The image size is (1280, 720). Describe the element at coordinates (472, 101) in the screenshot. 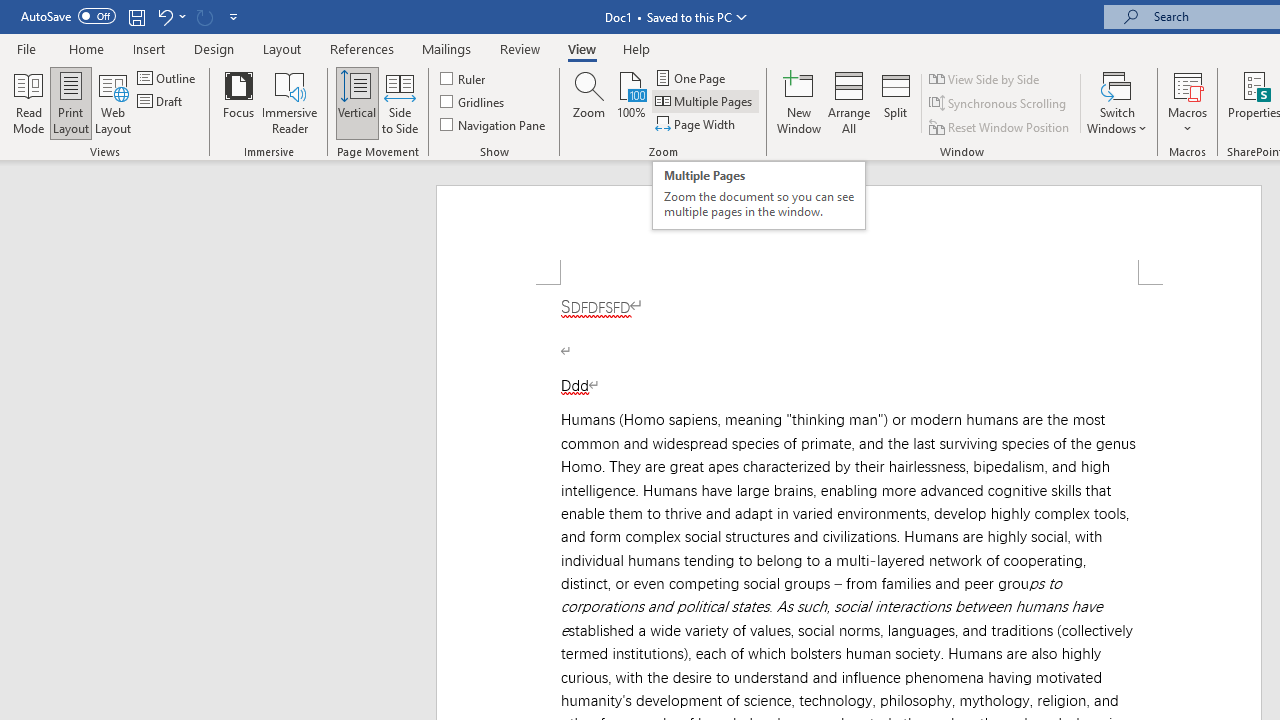

I see `'Gridlines'` at that location.